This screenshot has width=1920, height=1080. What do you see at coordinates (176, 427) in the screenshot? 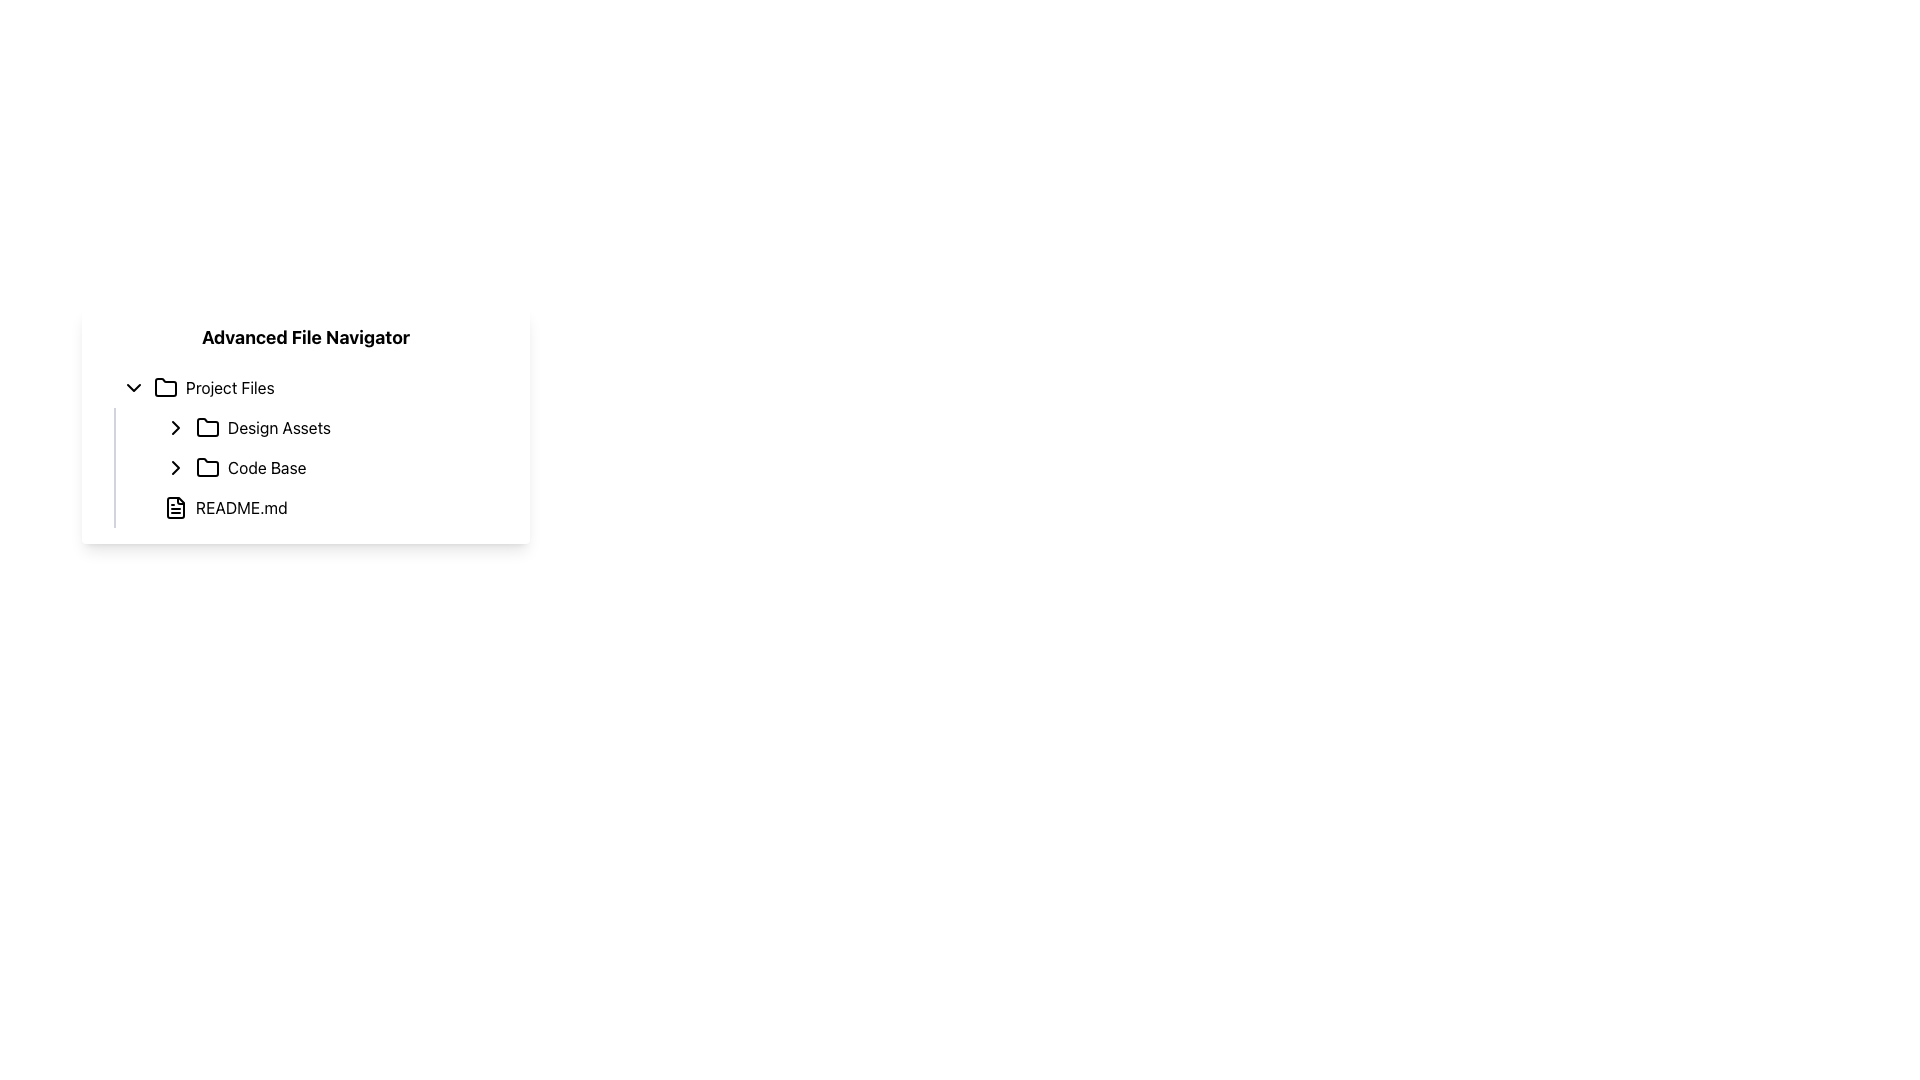
I see `the arrow icon` at bounding box center [176, 427].